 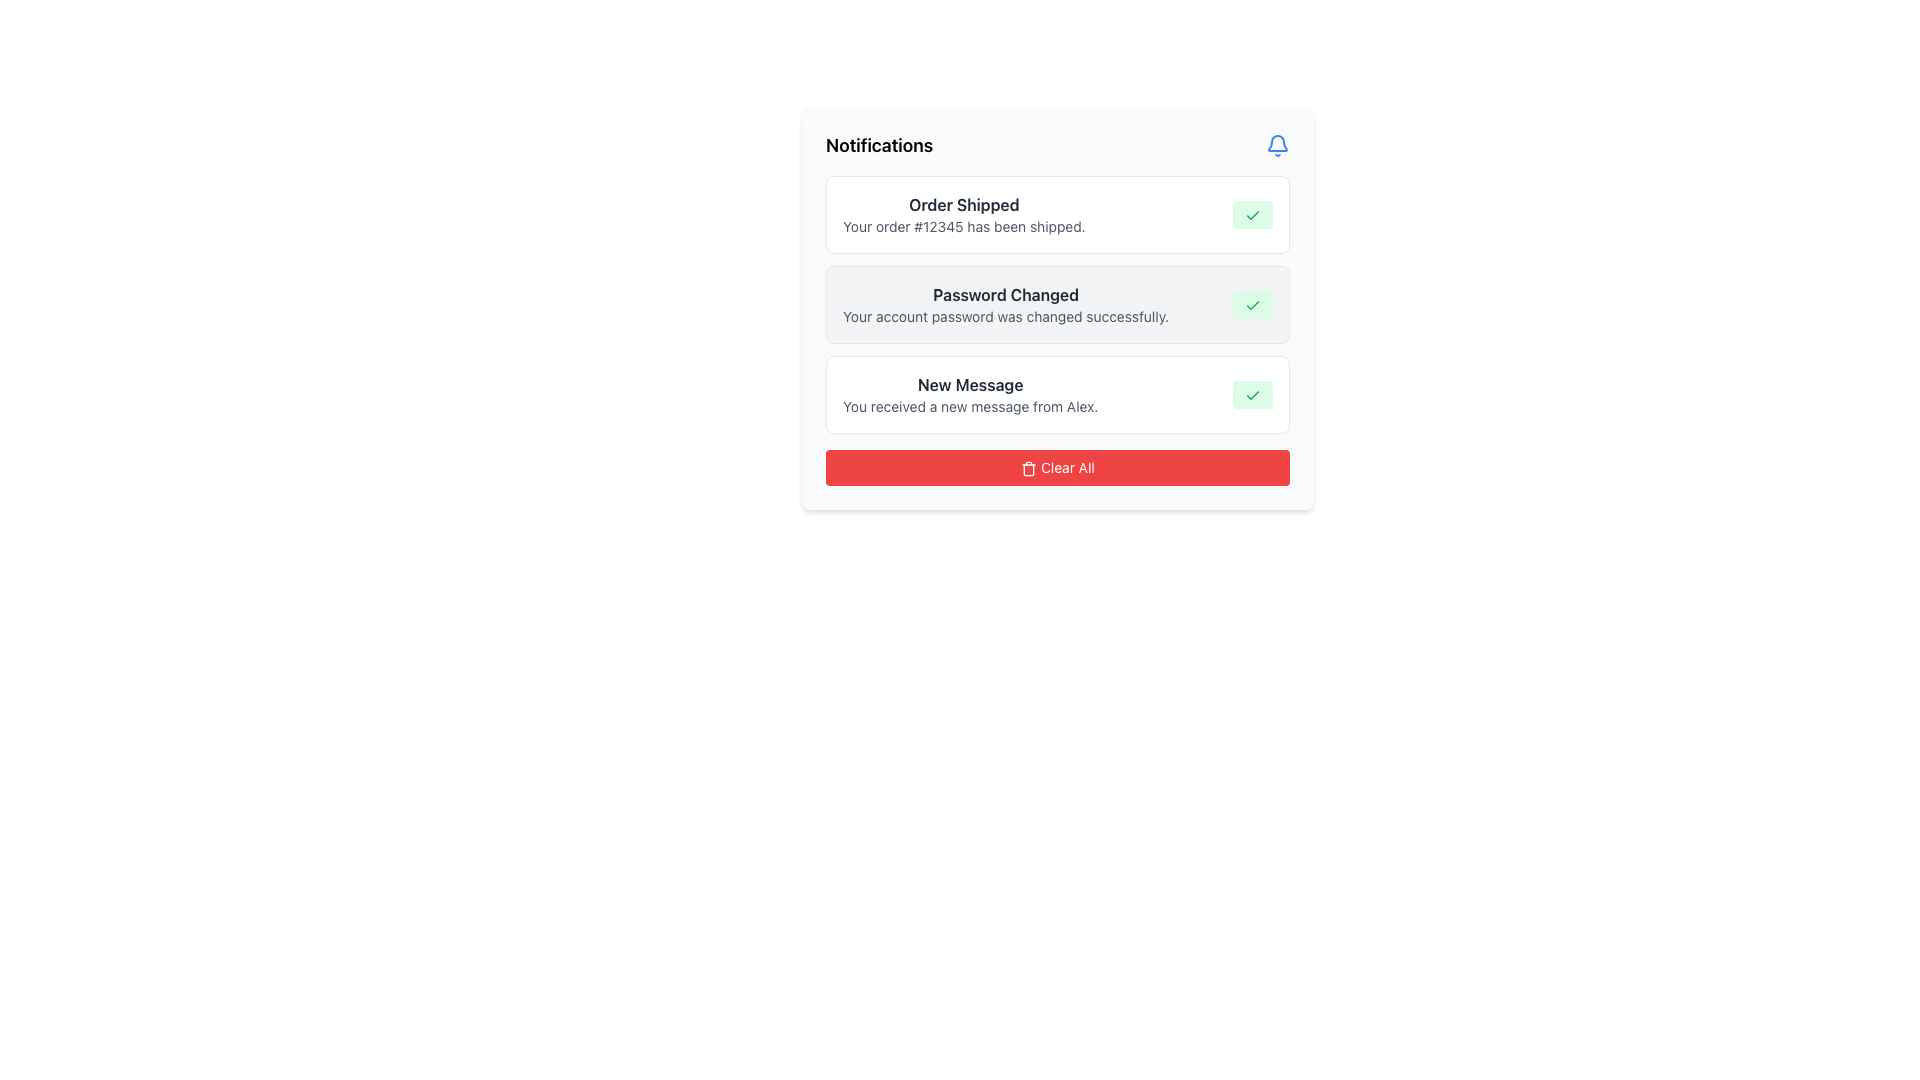 I want to click on the interactive button with a green checkmark icon next to the 'Password Changed' notification to acknowledge the notification, so click(x=1251, y=304).